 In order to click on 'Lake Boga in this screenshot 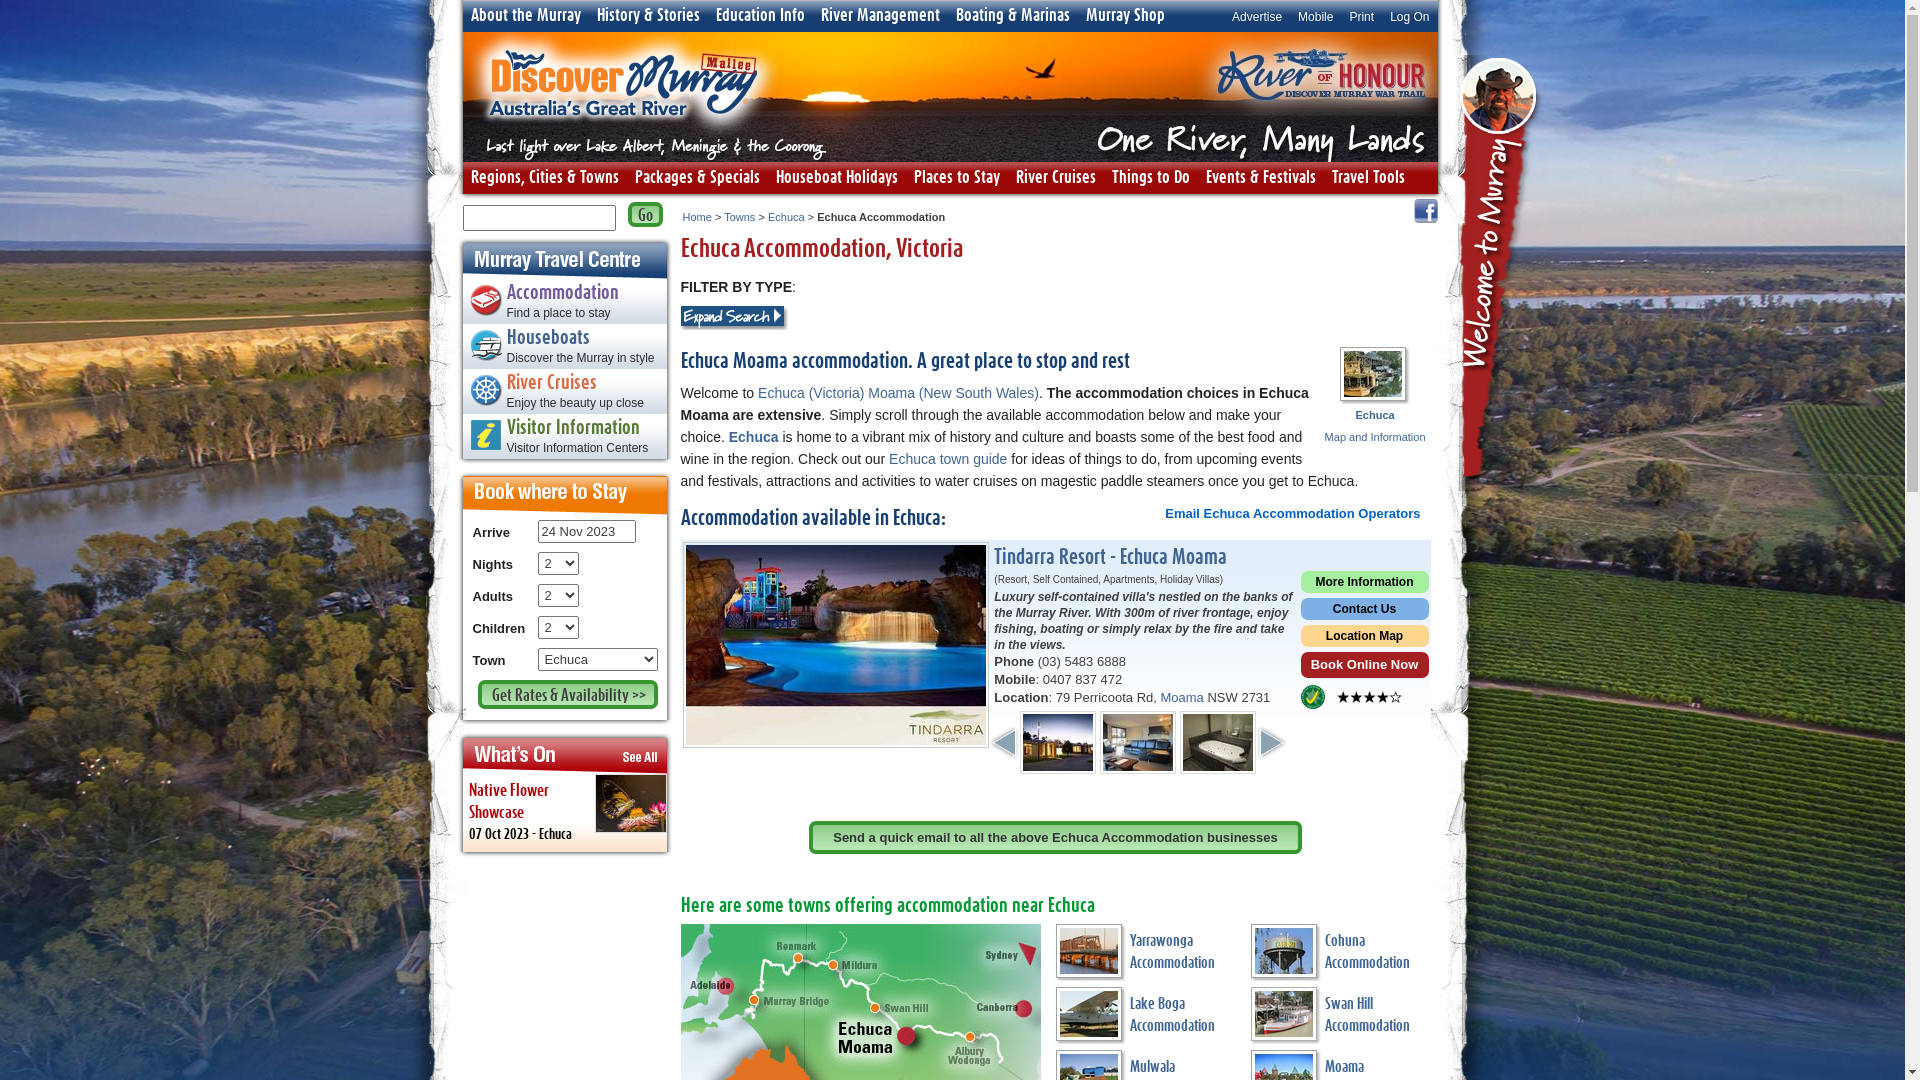, I will do `click(1146, 1018)`.